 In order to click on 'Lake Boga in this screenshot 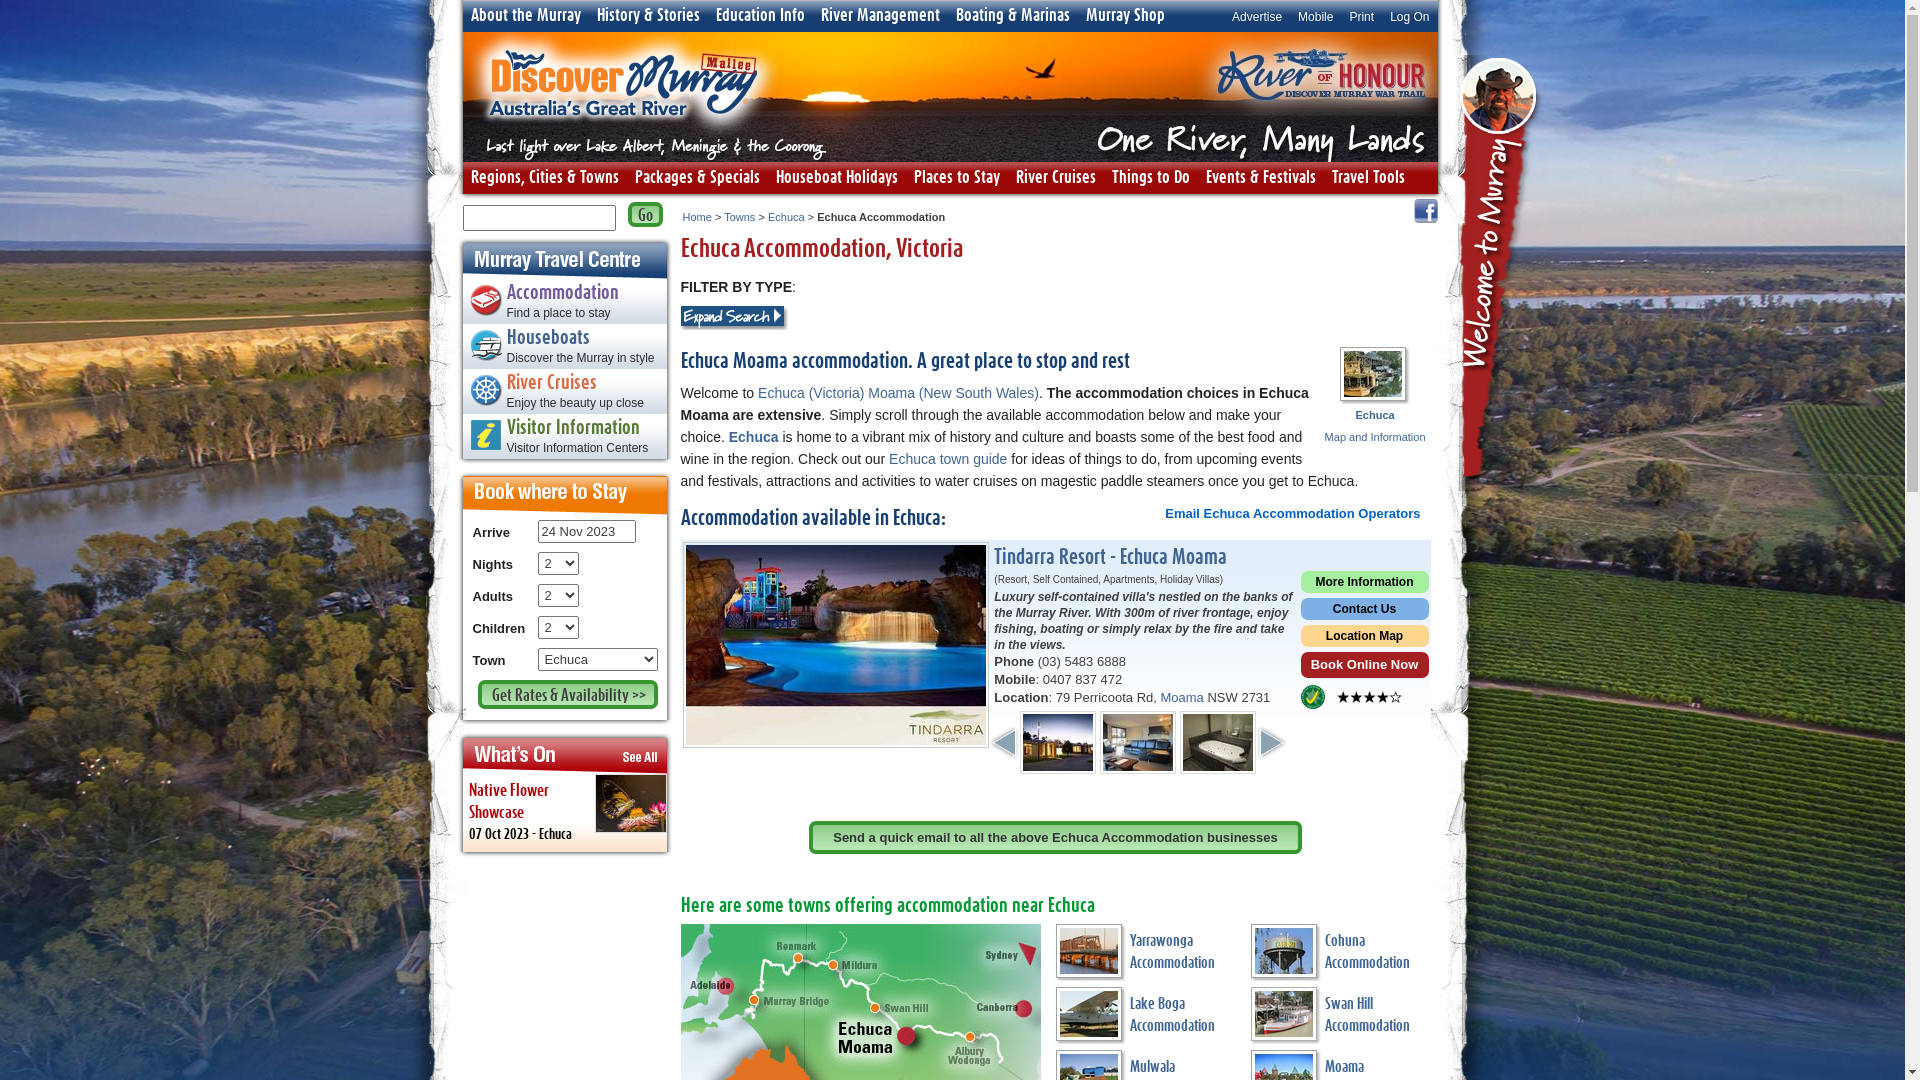, I will do `click(1146, 1018)`.